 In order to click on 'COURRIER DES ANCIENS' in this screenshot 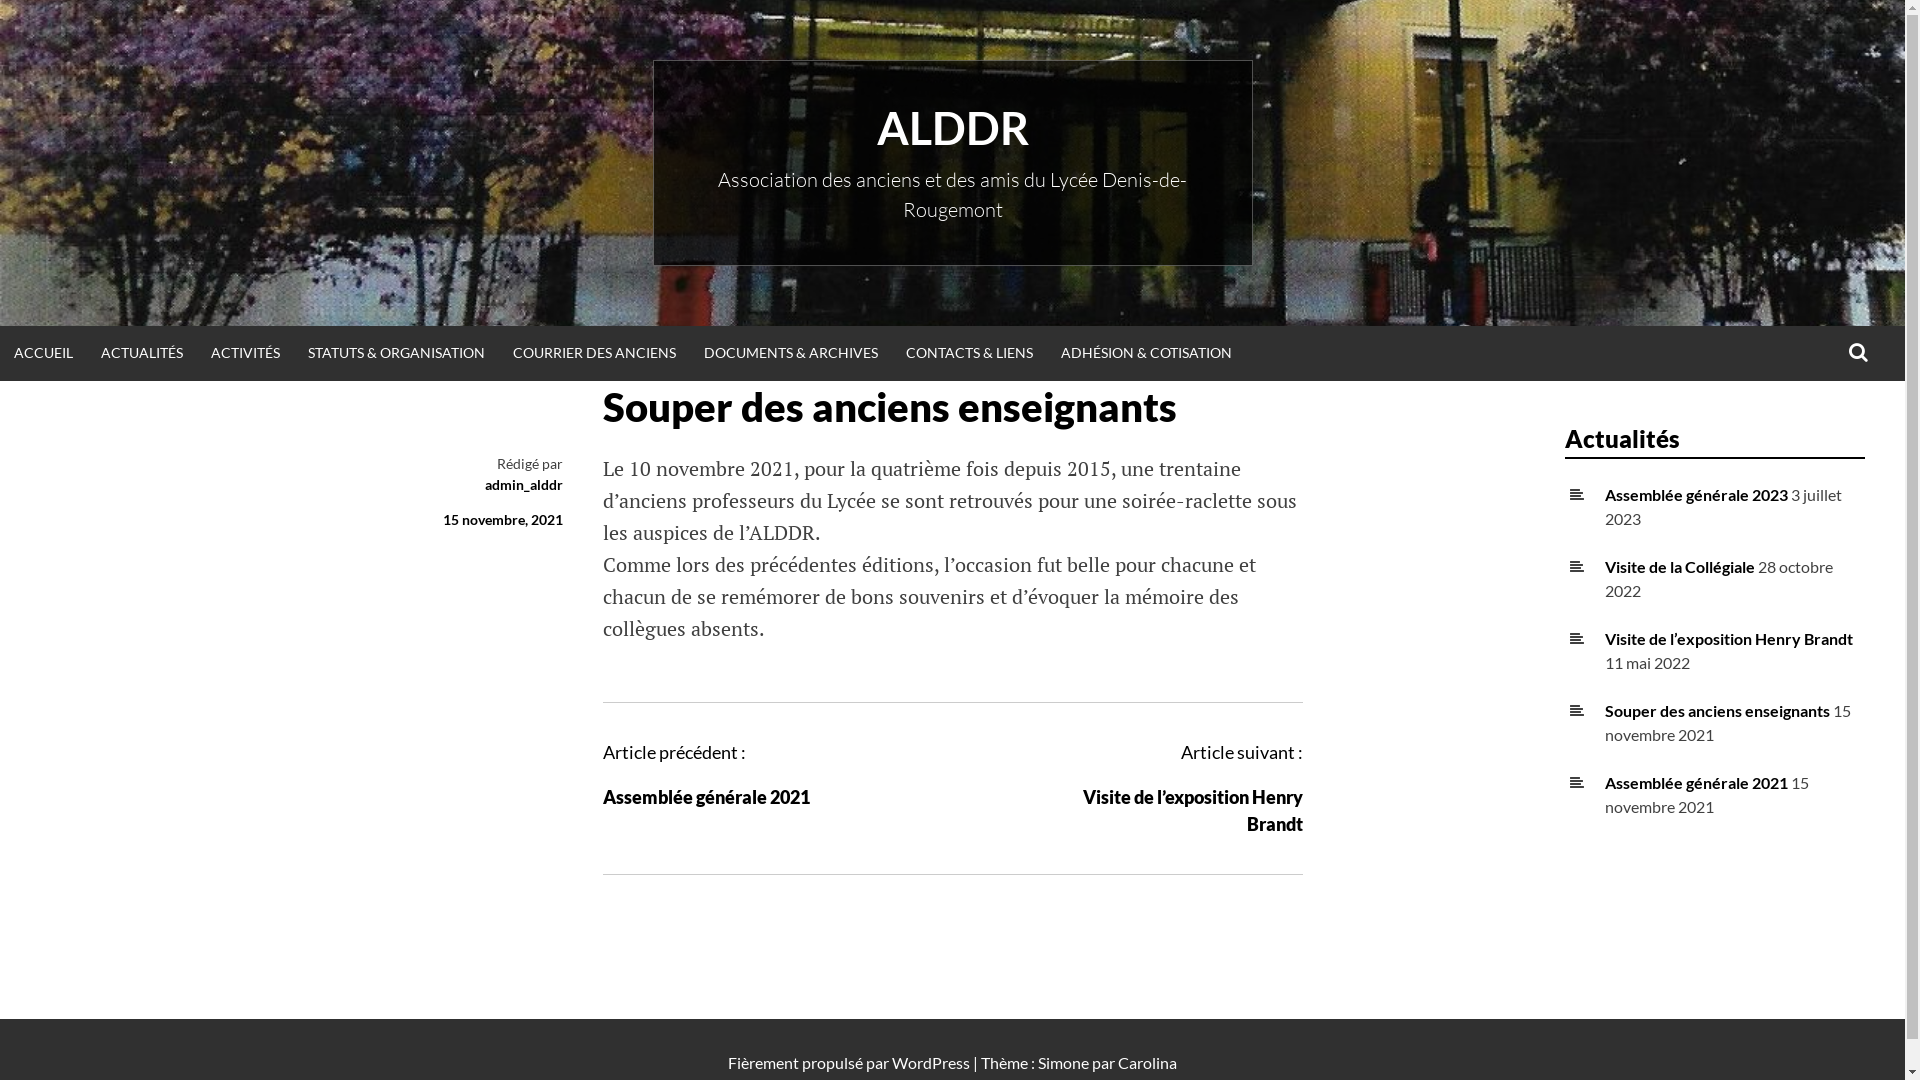, I will do `click(499, 352)`.